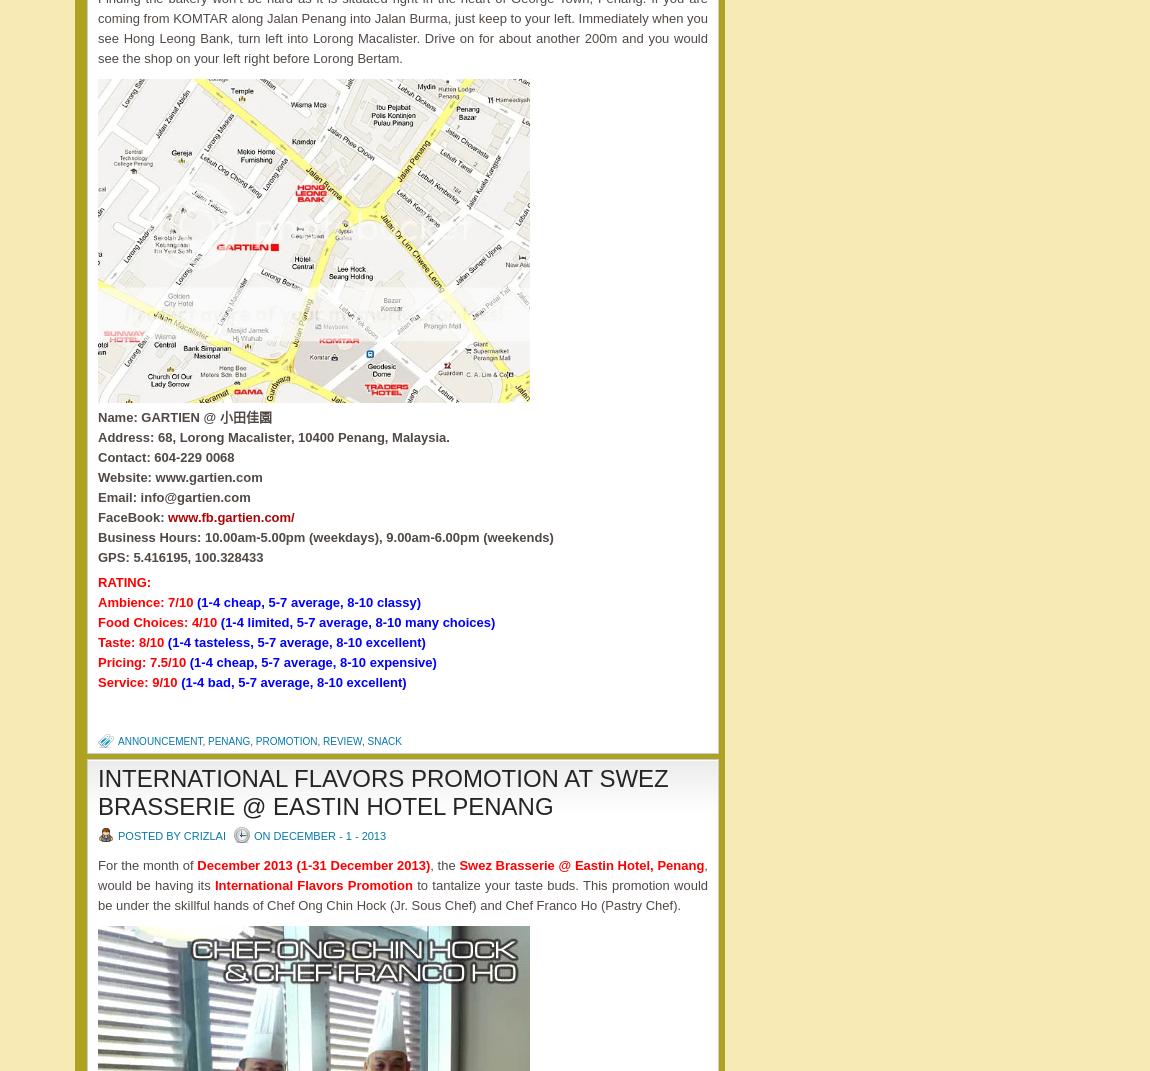 The height and width of the screenshot is (1071, 1150). What do you see at coordinates (342, 741) in the screenshot?
I see `'review'` at bounding box center [342, 741].